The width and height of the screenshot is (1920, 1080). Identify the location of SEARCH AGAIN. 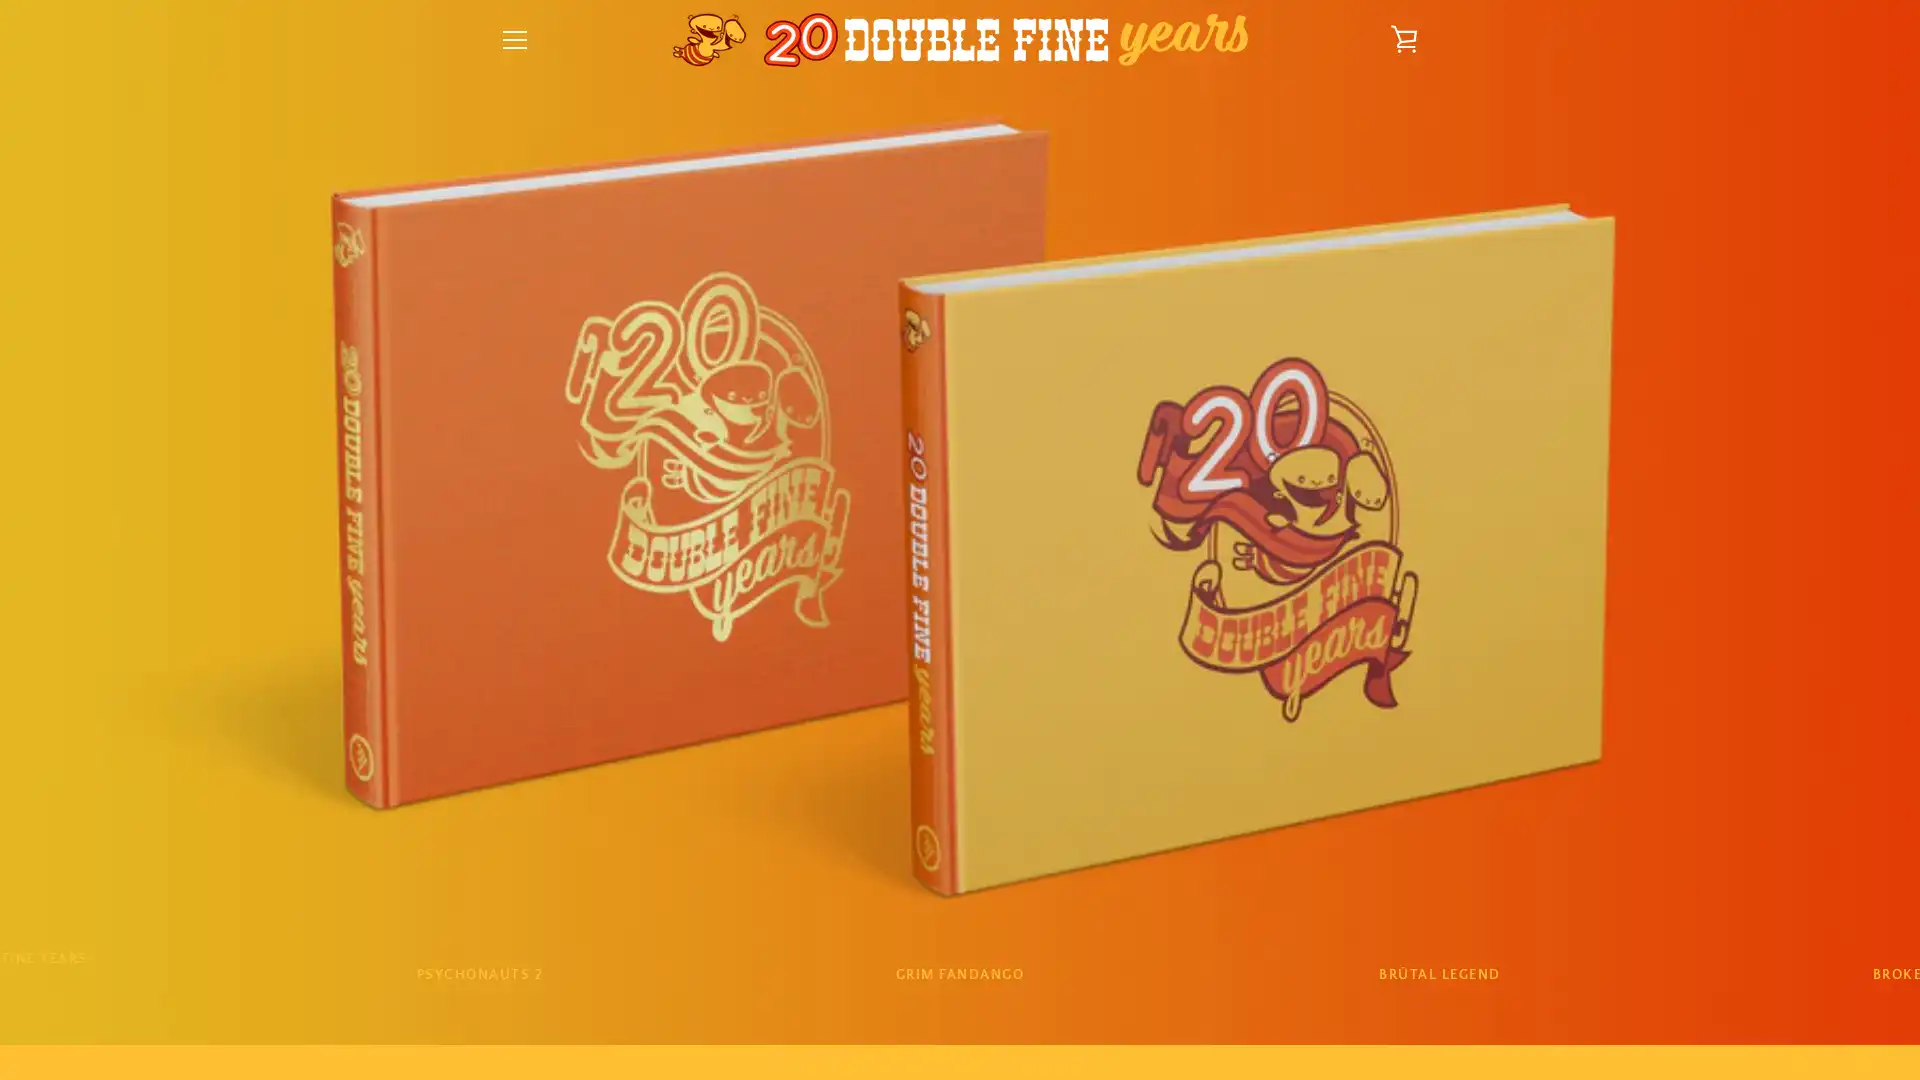
(1054, 788).